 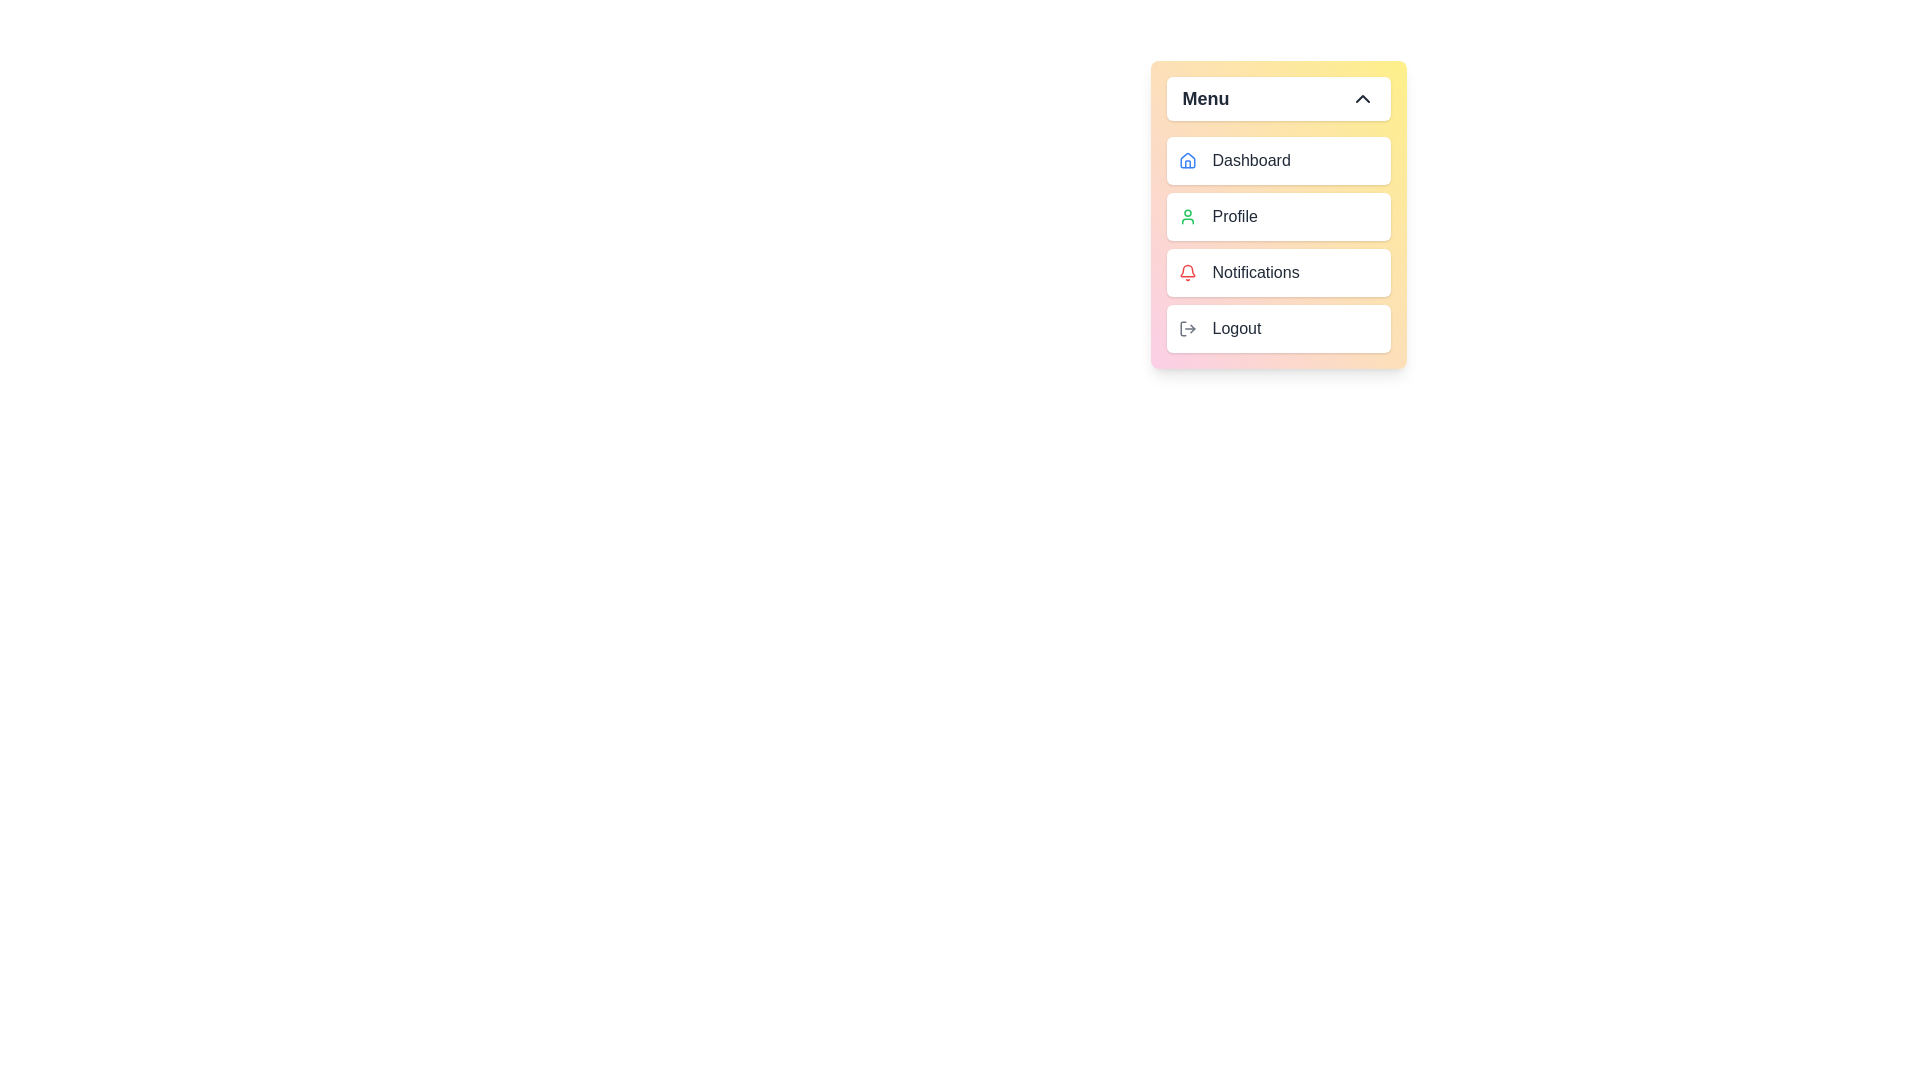 What do you see at coordinates (1277, 216) in the screenshot?
I see `the menu item Profile to preview its action` at bounding box center [1277, 216].